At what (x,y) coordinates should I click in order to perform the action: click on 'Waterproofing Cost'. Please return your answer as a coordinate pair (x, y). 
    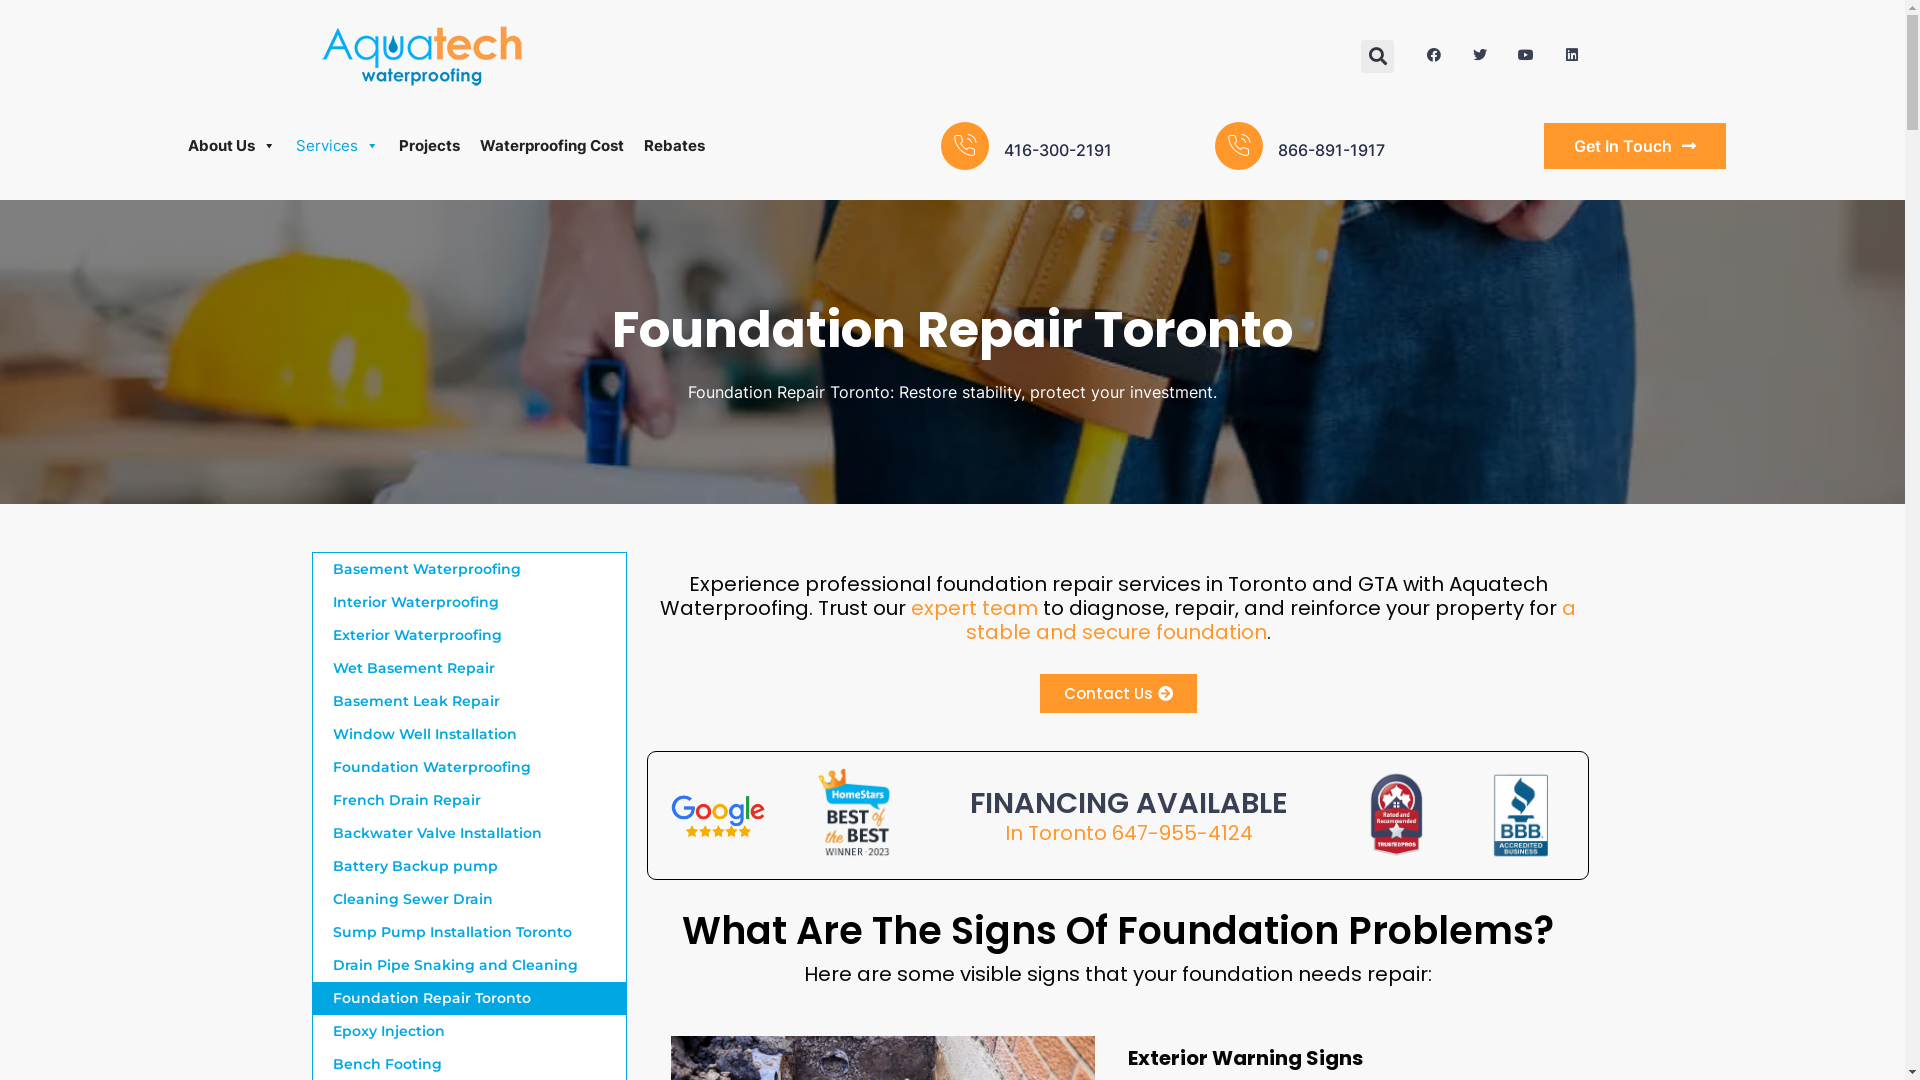
    Looking at the image, I should click on (552, 145).